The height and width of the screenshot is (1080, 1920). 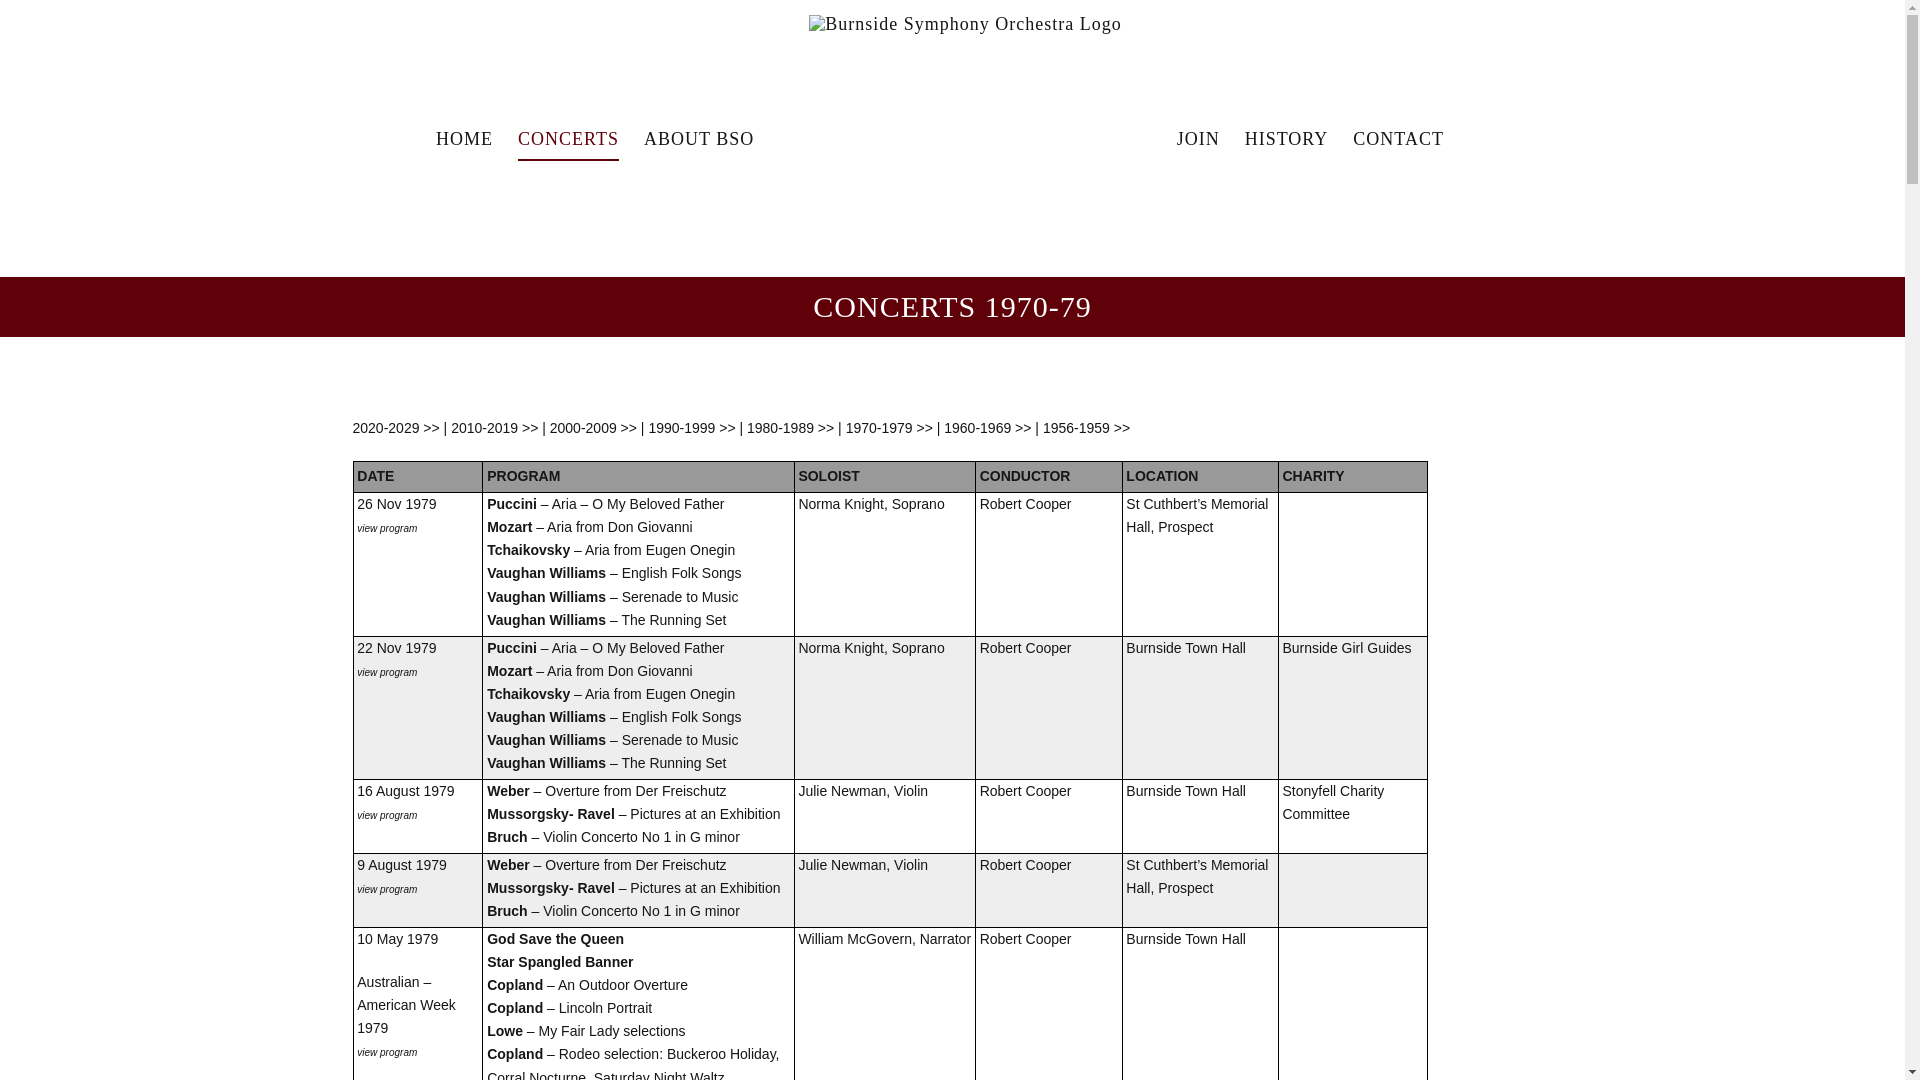 What do you see at coordinates (699, 137) in the screenshot?
I see `'ABOUT BSO'` at bounding box center [699, 137].